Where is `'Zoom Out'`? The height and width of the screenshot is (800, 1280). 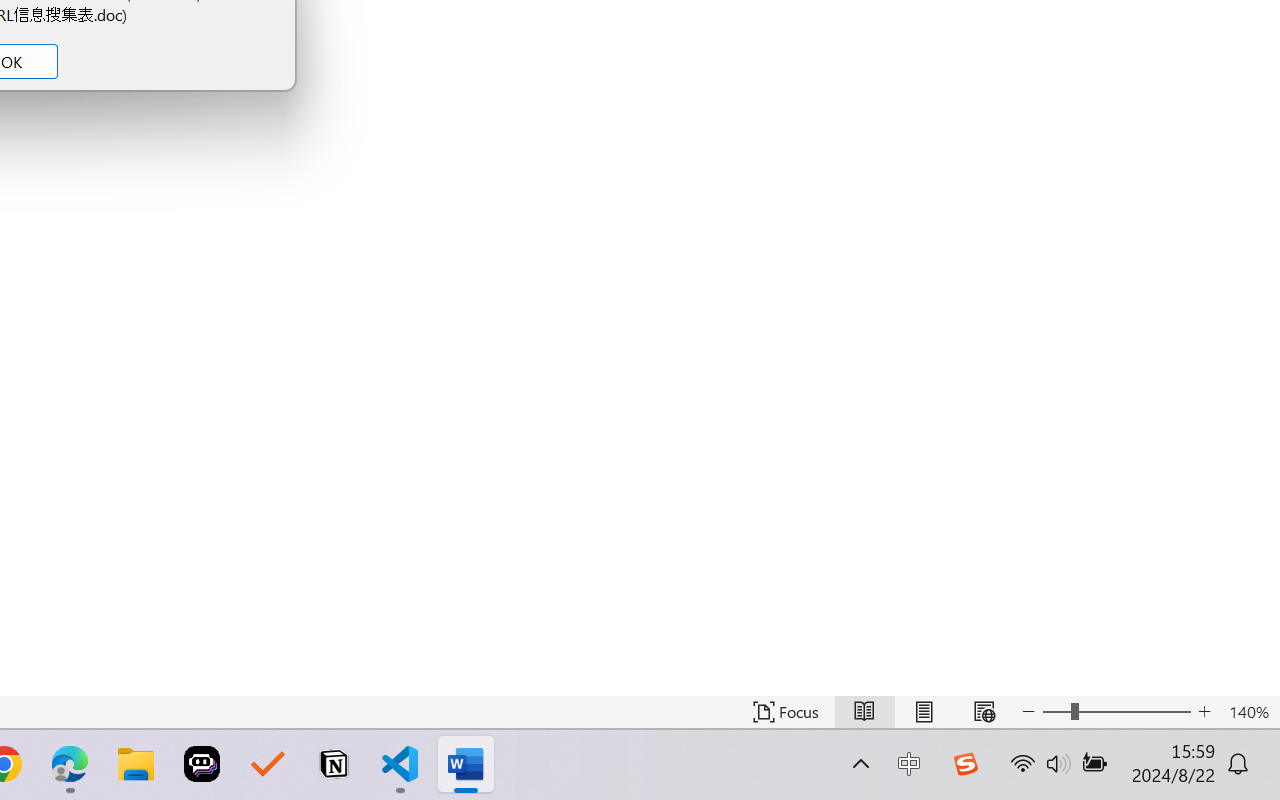
'Zoom Out' is located at coordinates (1055, 711).